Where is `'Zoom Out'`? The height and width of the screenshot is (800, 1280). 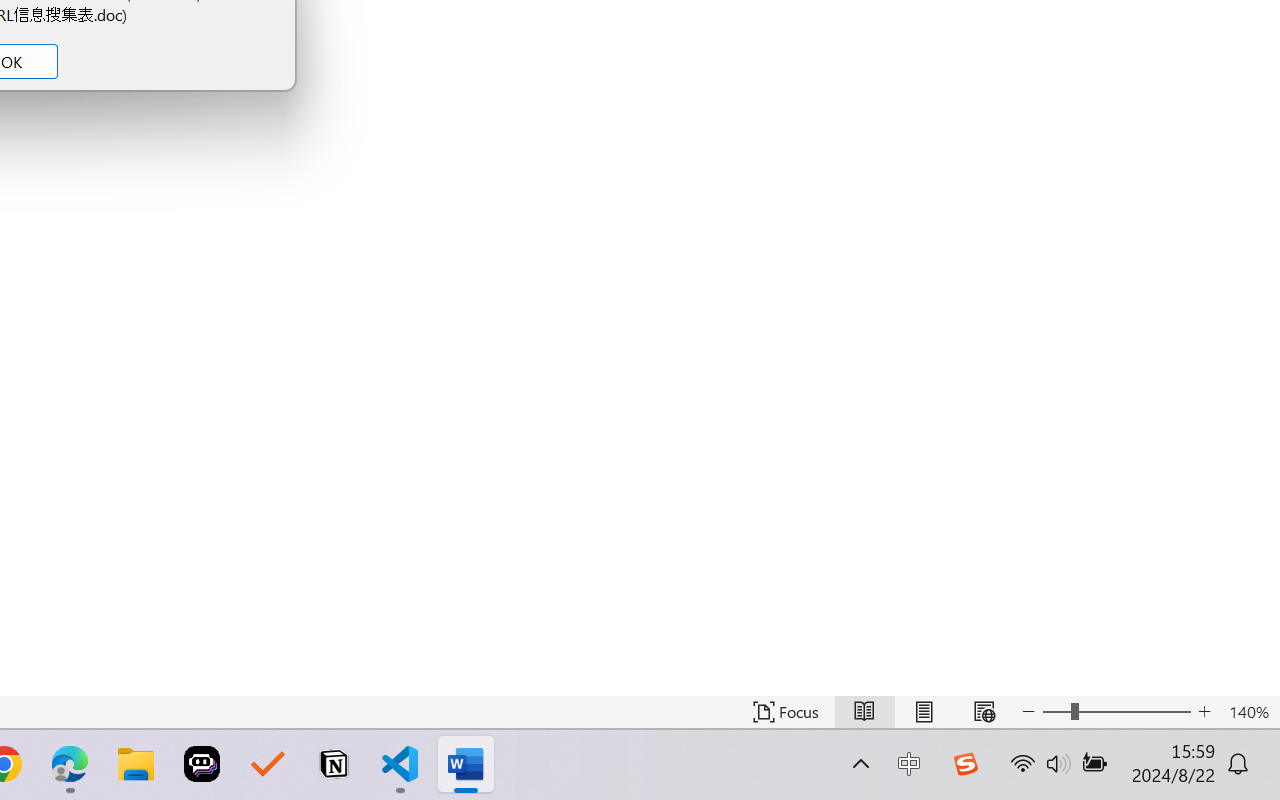
'Zoom Out' is located at coordinates (1055, 711).